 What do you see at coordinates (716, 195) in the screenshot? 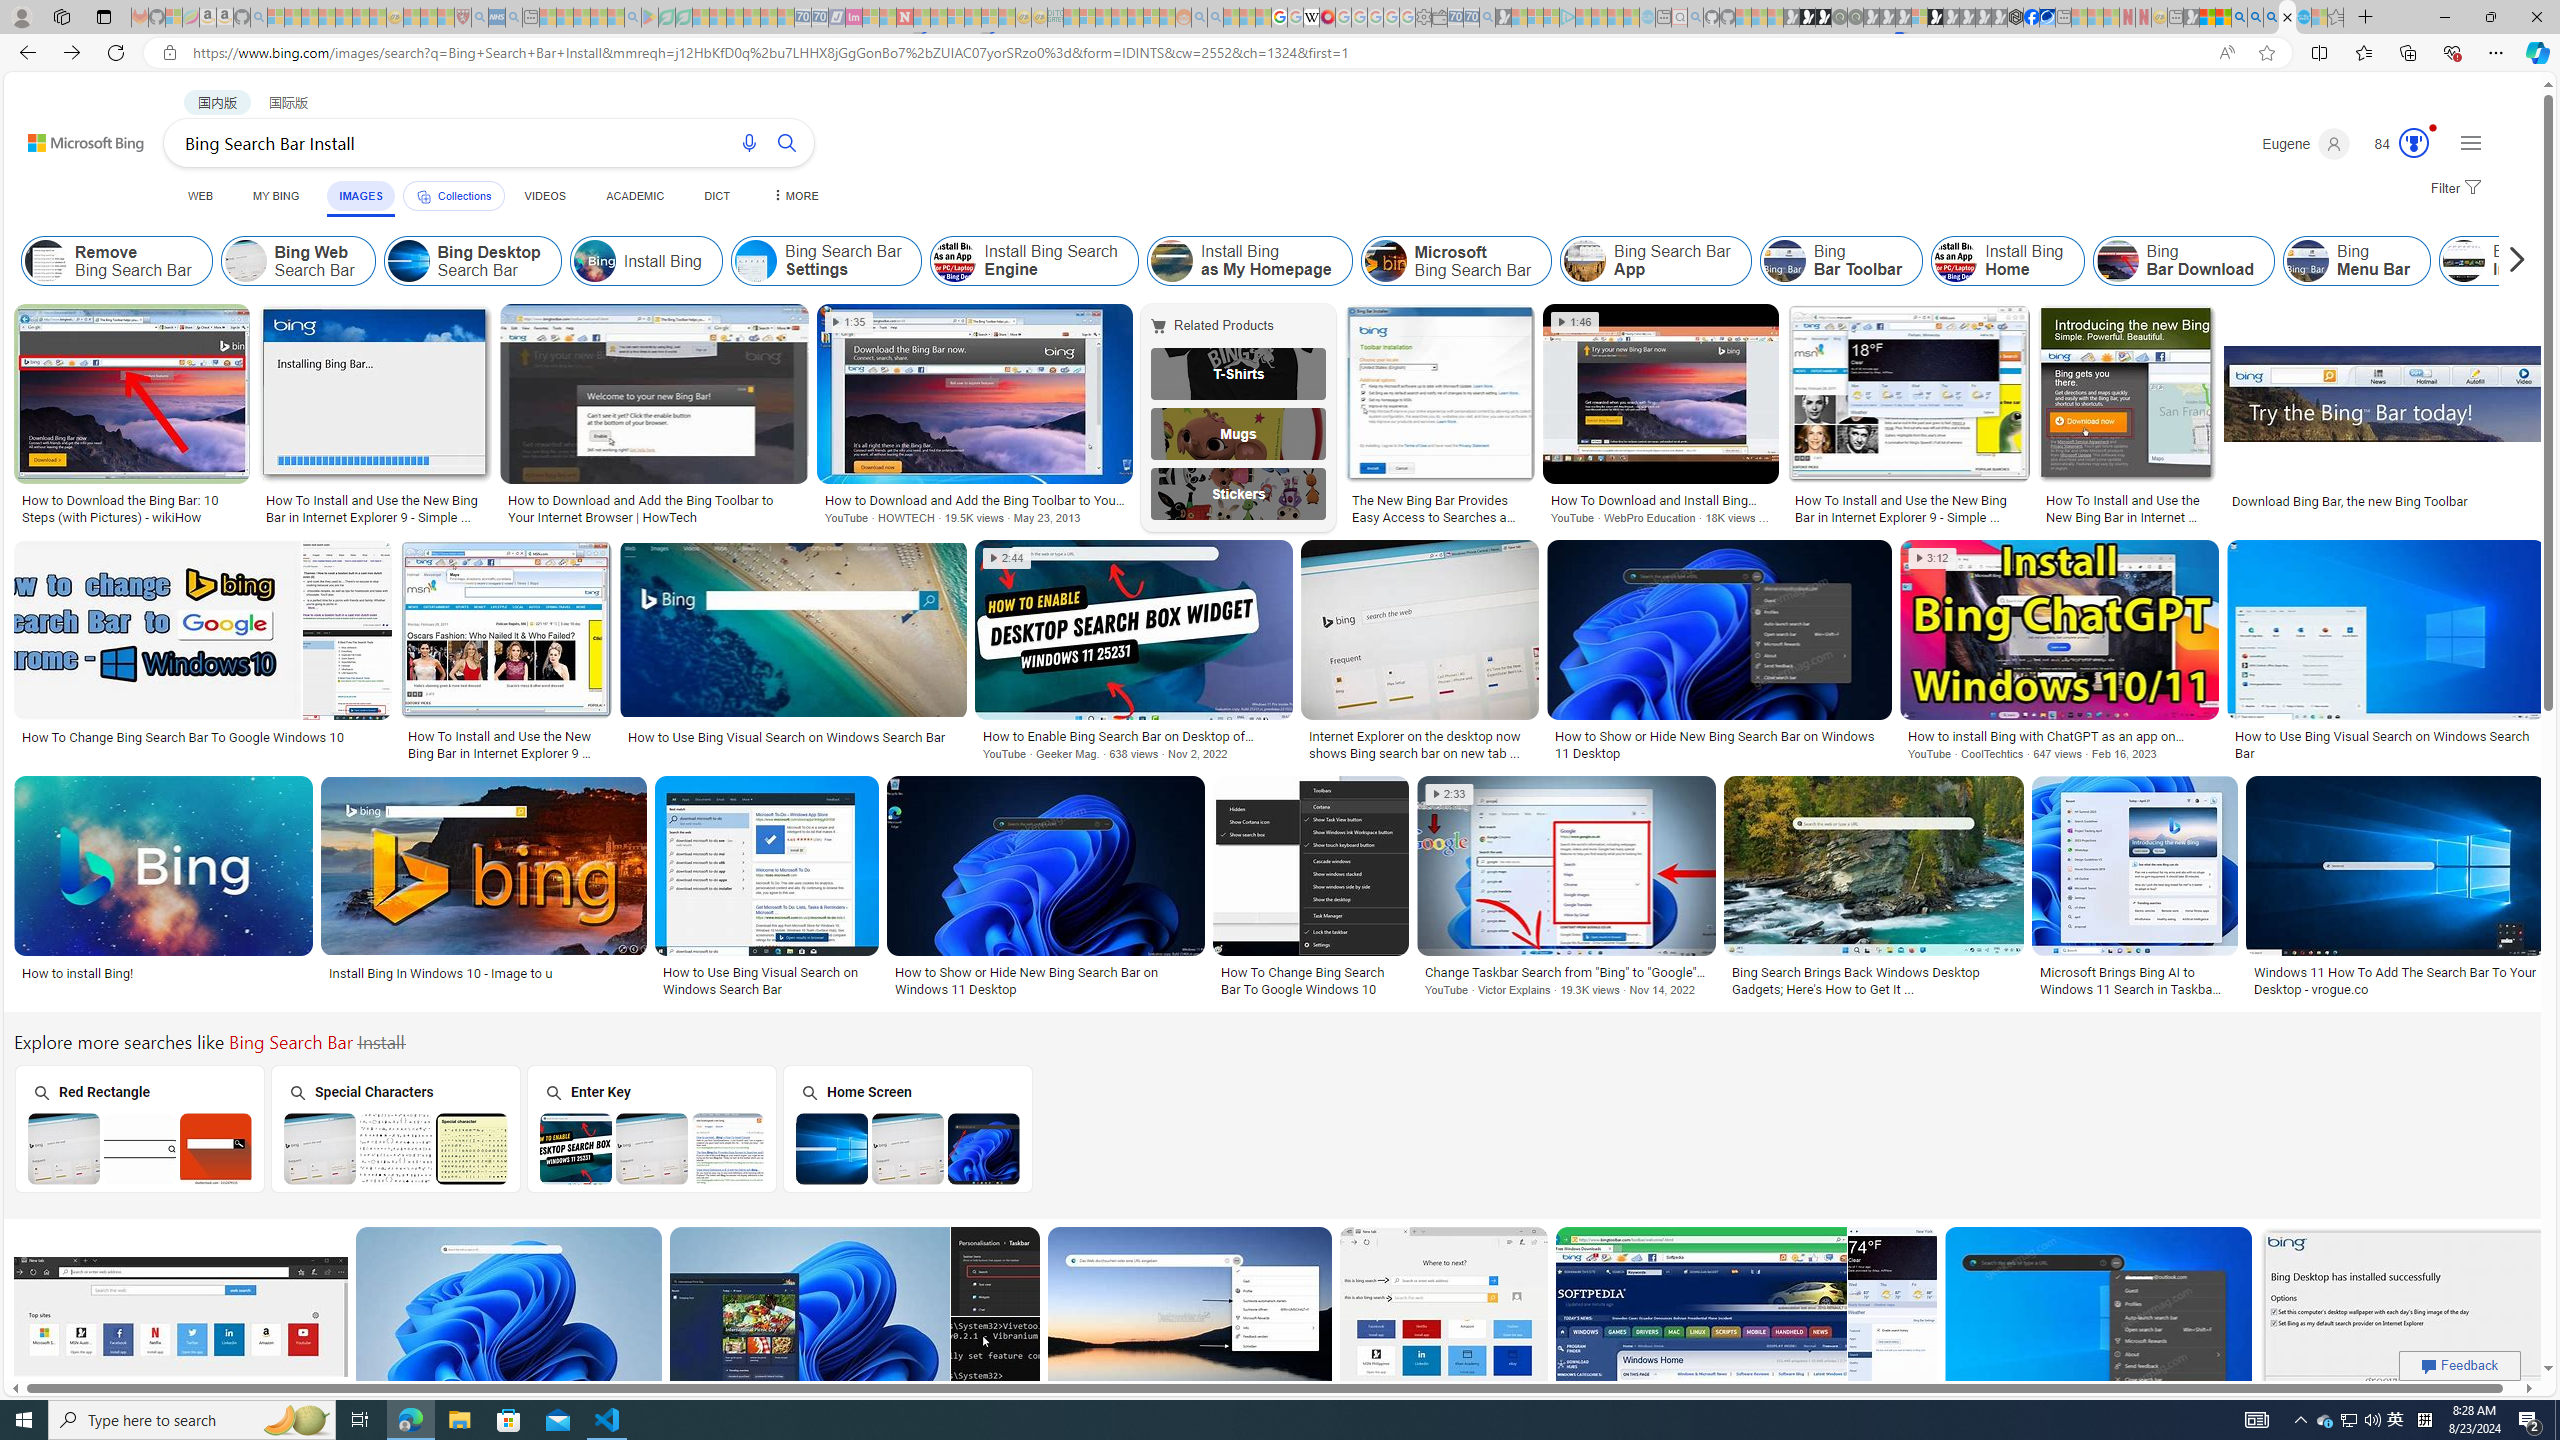
I see `'DICT'` at bounding box center [716, 195].